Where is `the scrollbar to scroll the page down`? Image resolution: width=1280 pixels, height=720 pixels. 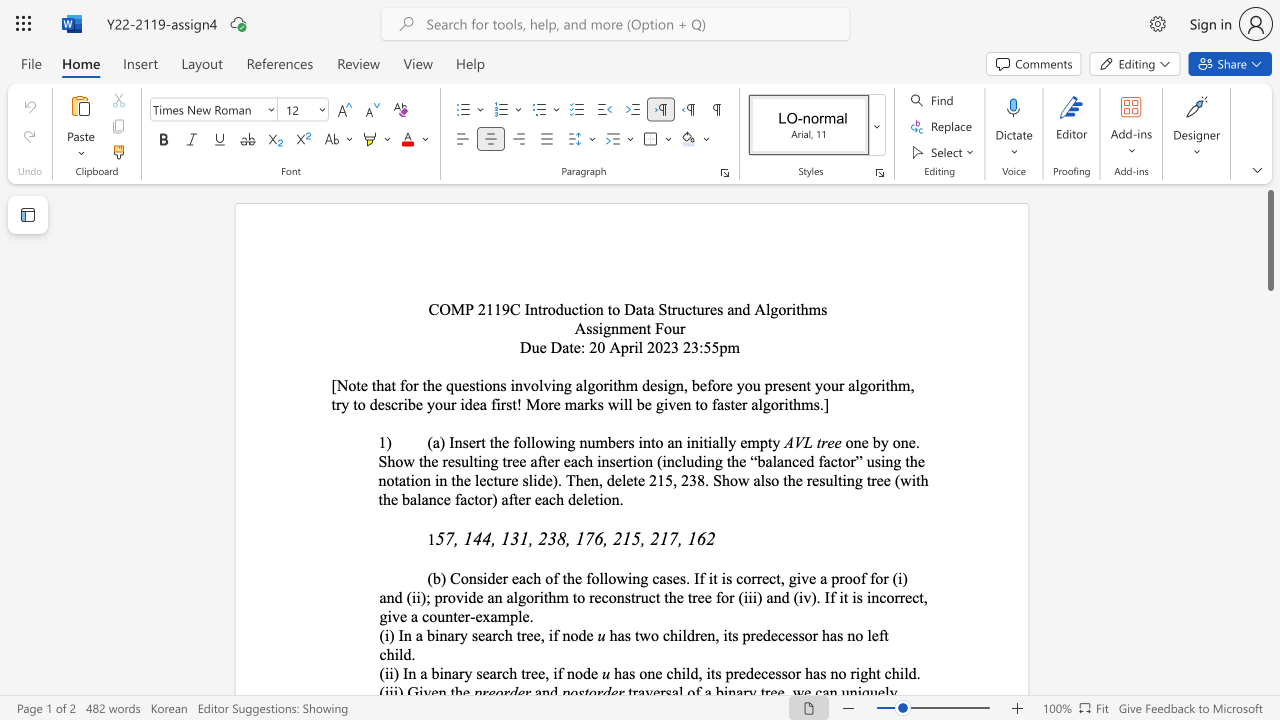
the scrollbar to scroll the page down is located at coordinates (1269, 310).